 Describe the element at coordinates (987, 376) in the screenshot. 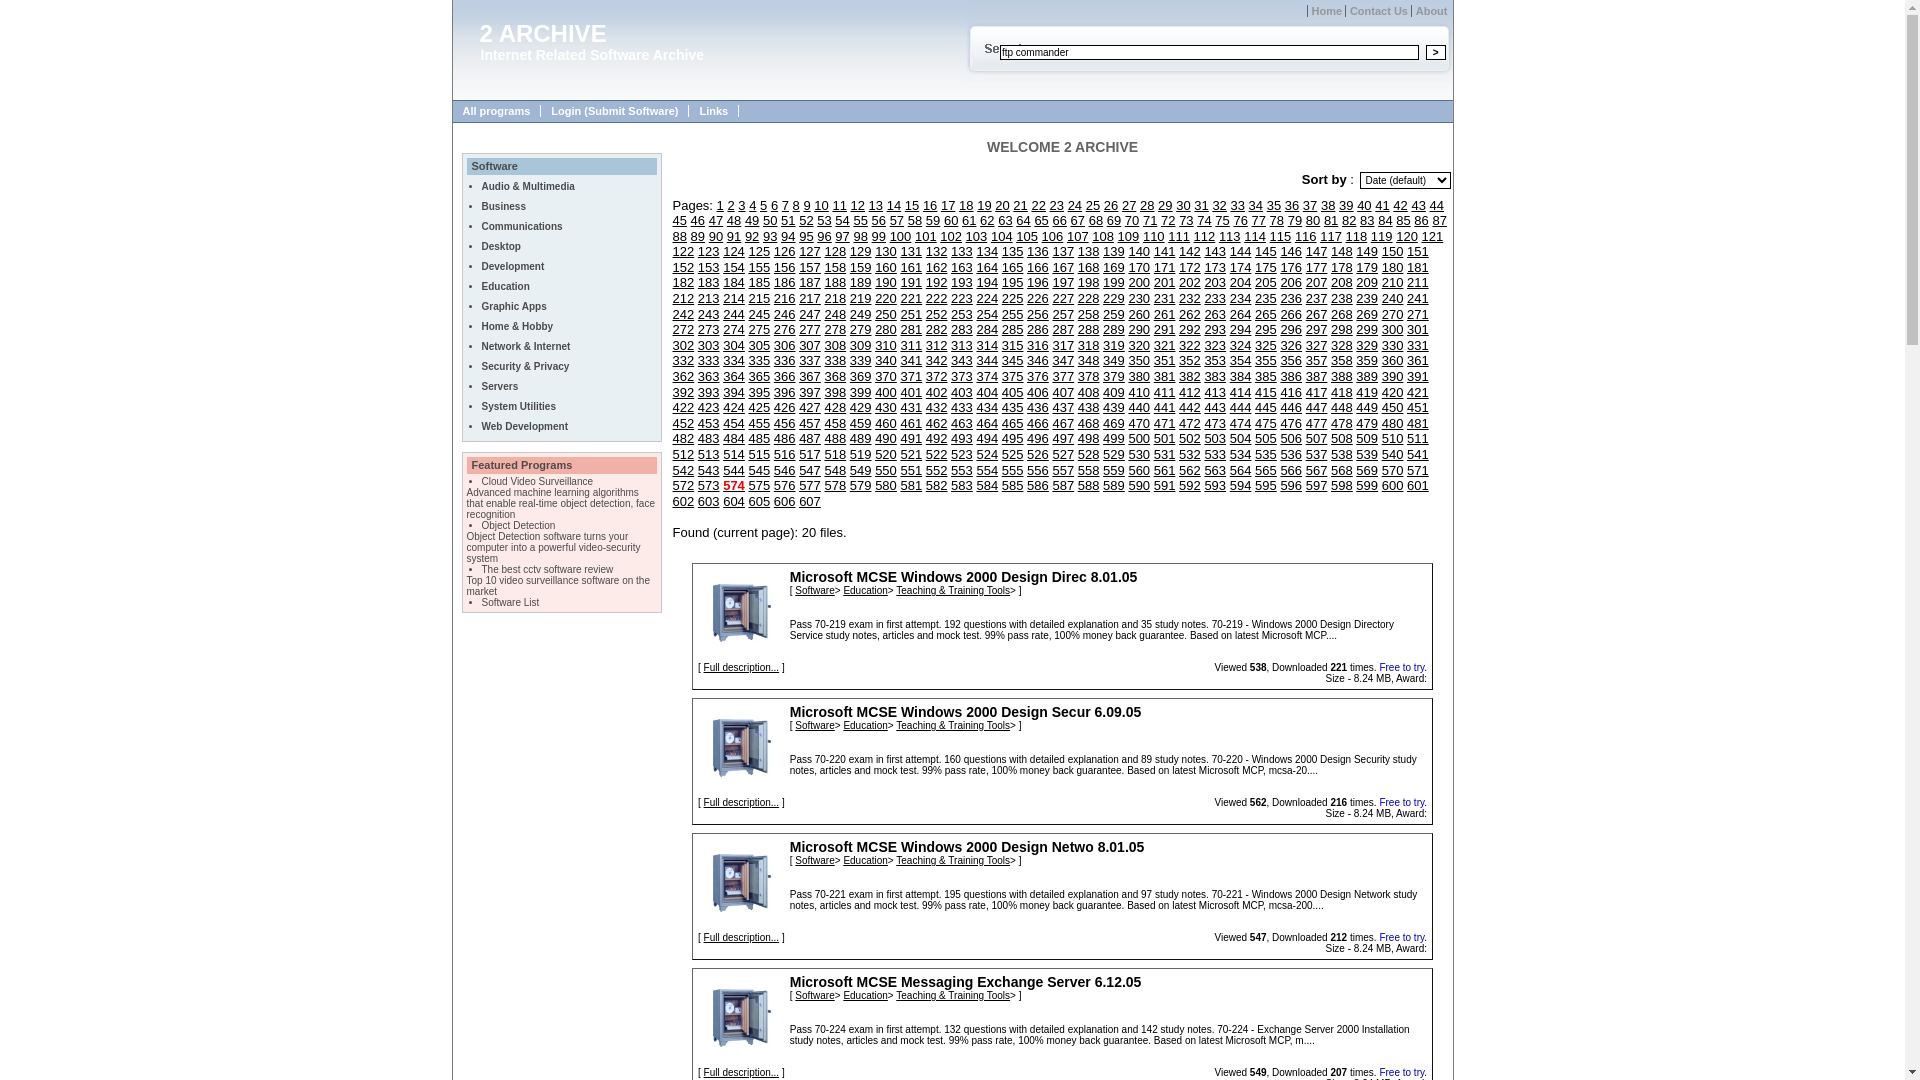

I see `'374'` at that location.